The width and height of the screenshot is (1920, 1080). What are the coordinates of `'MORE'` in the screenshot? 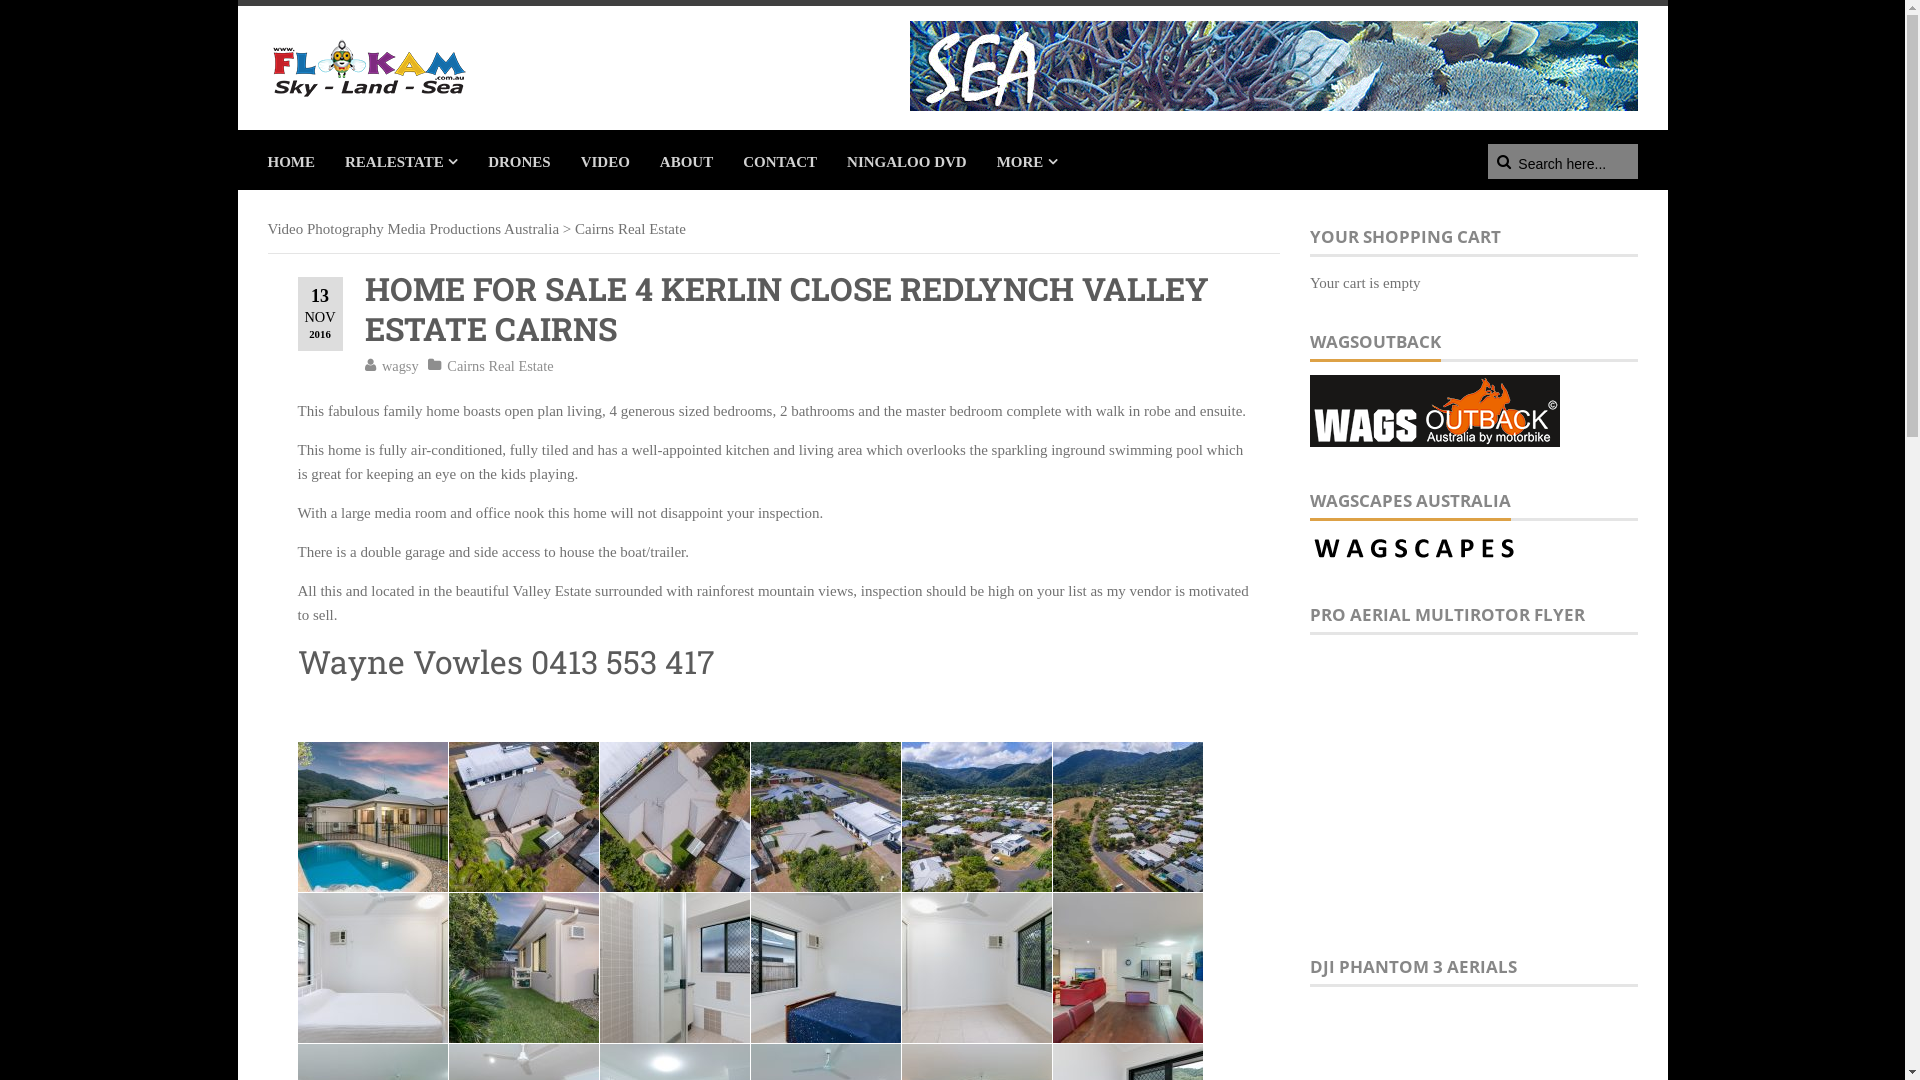 It's located at (1027, 158).